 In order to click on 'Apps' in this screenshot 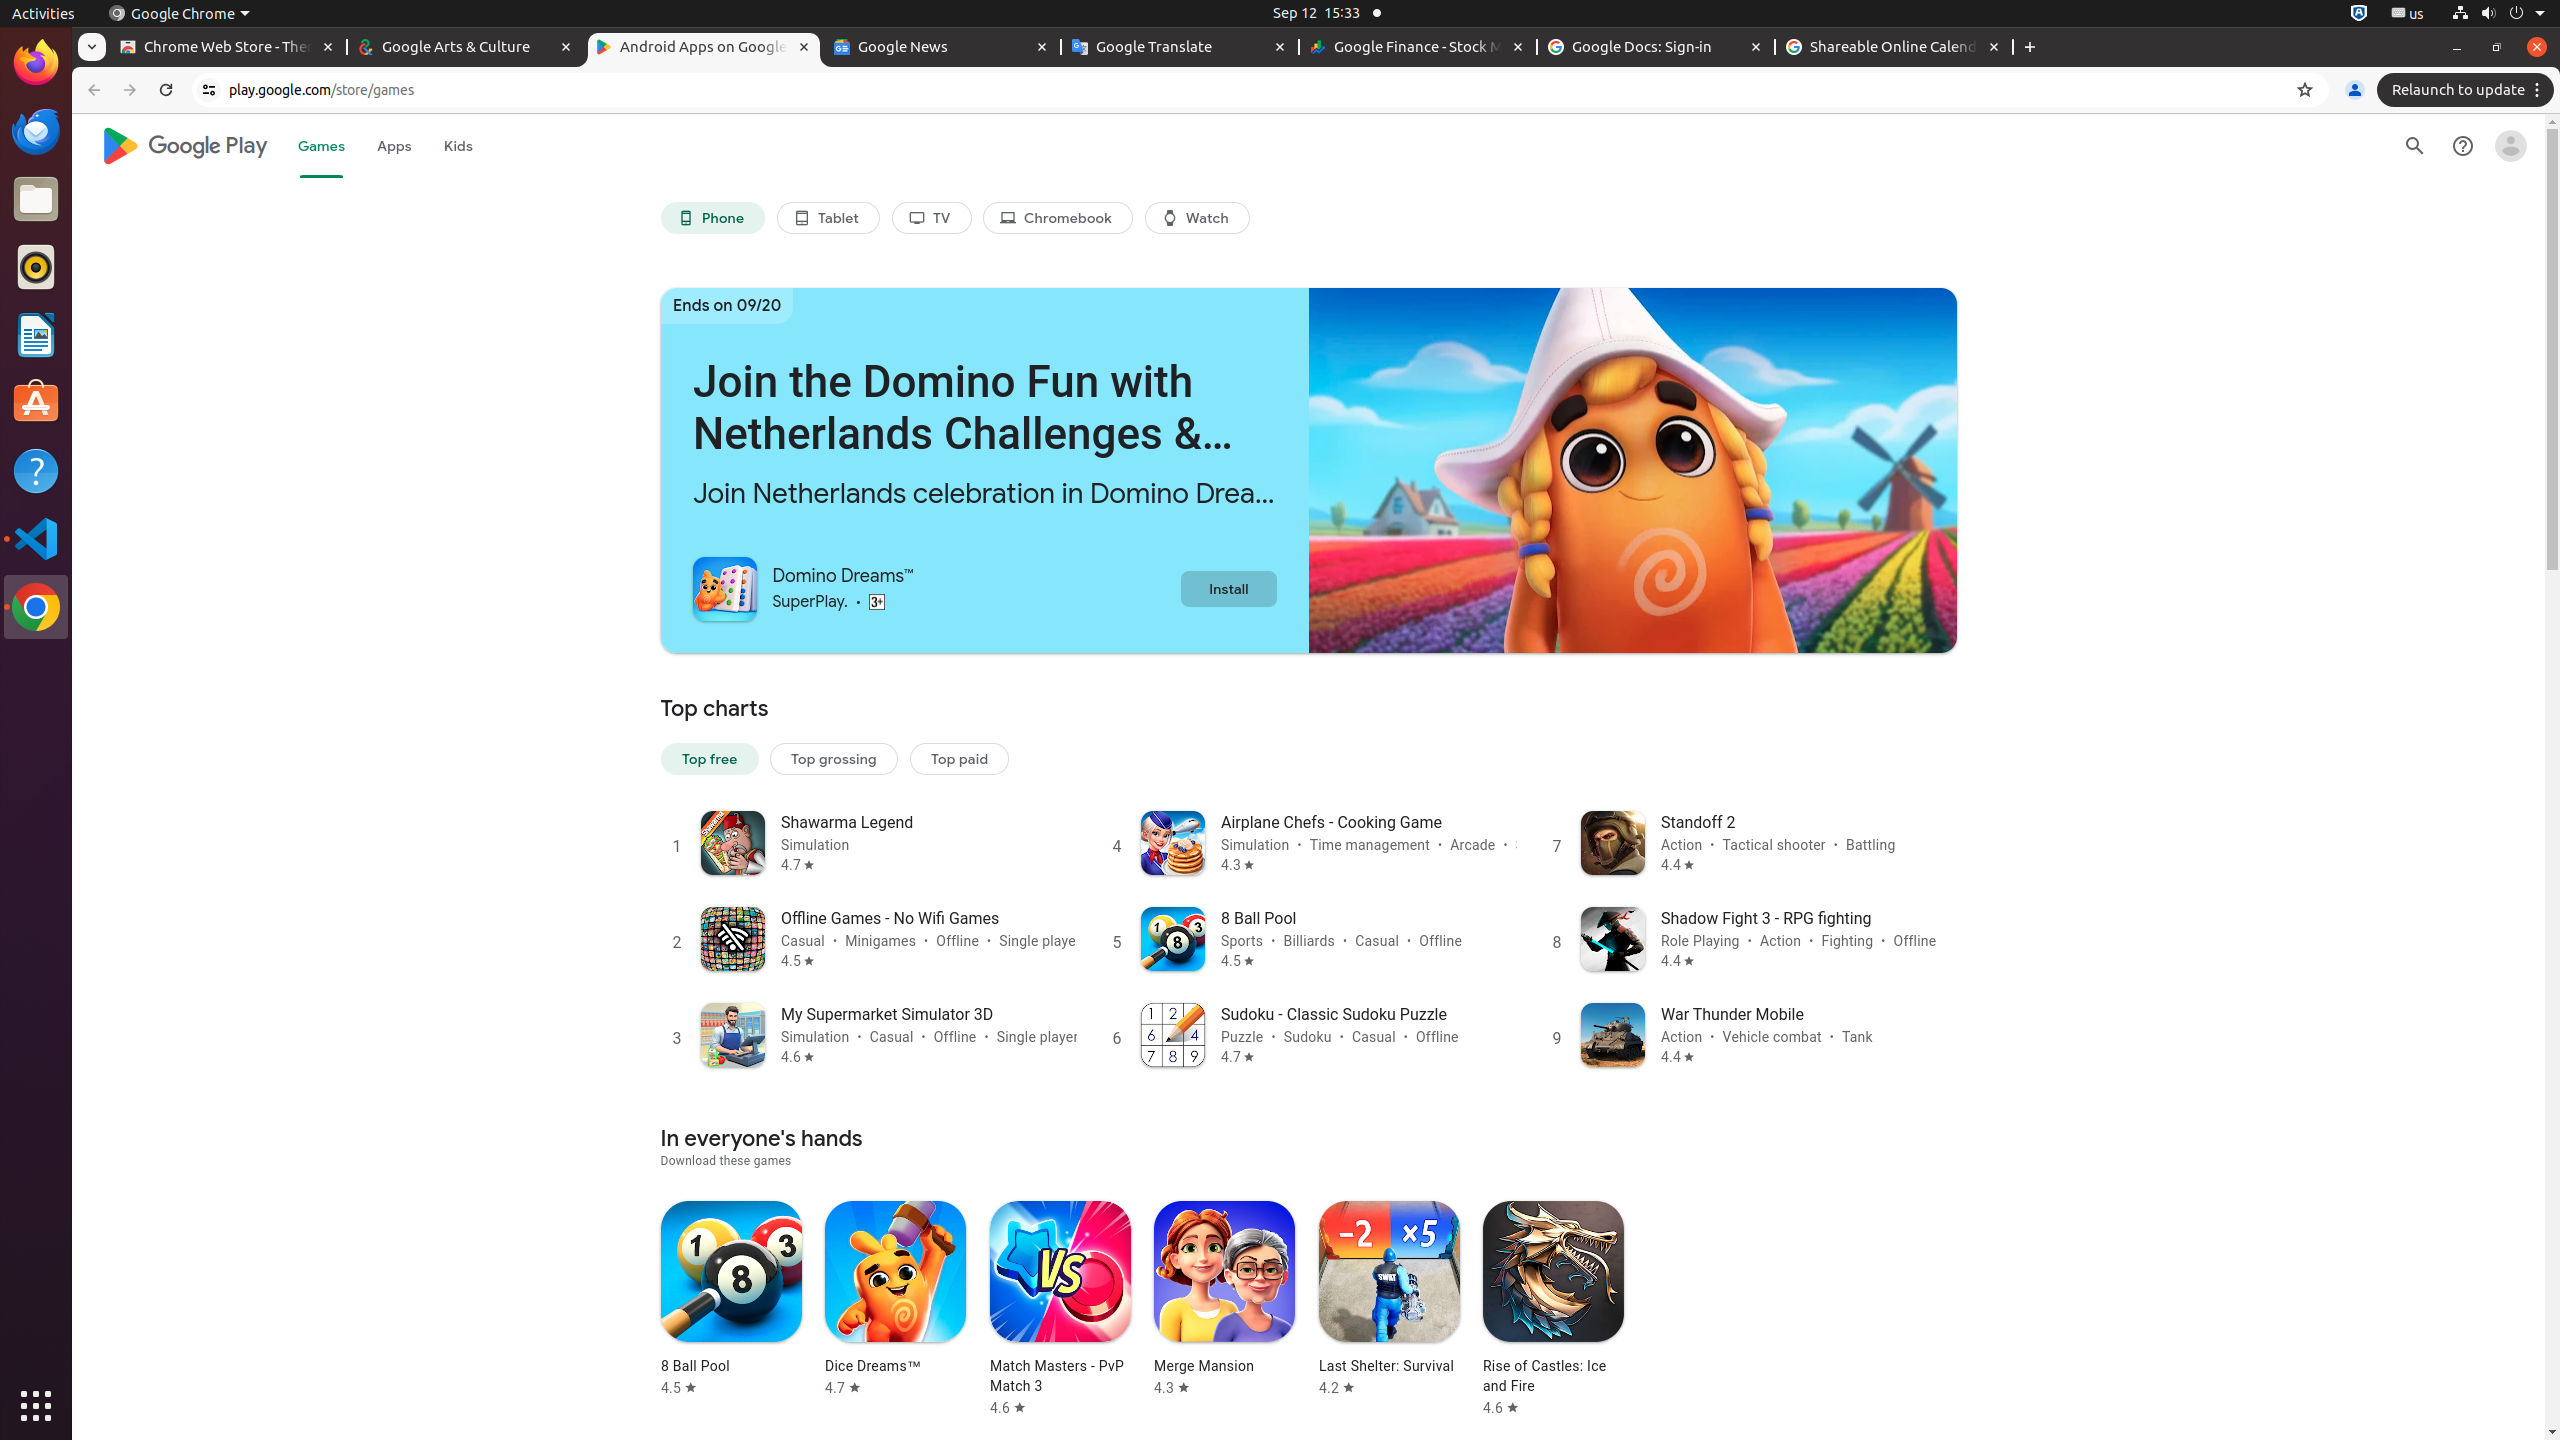, I will do `click(392, 145)`.